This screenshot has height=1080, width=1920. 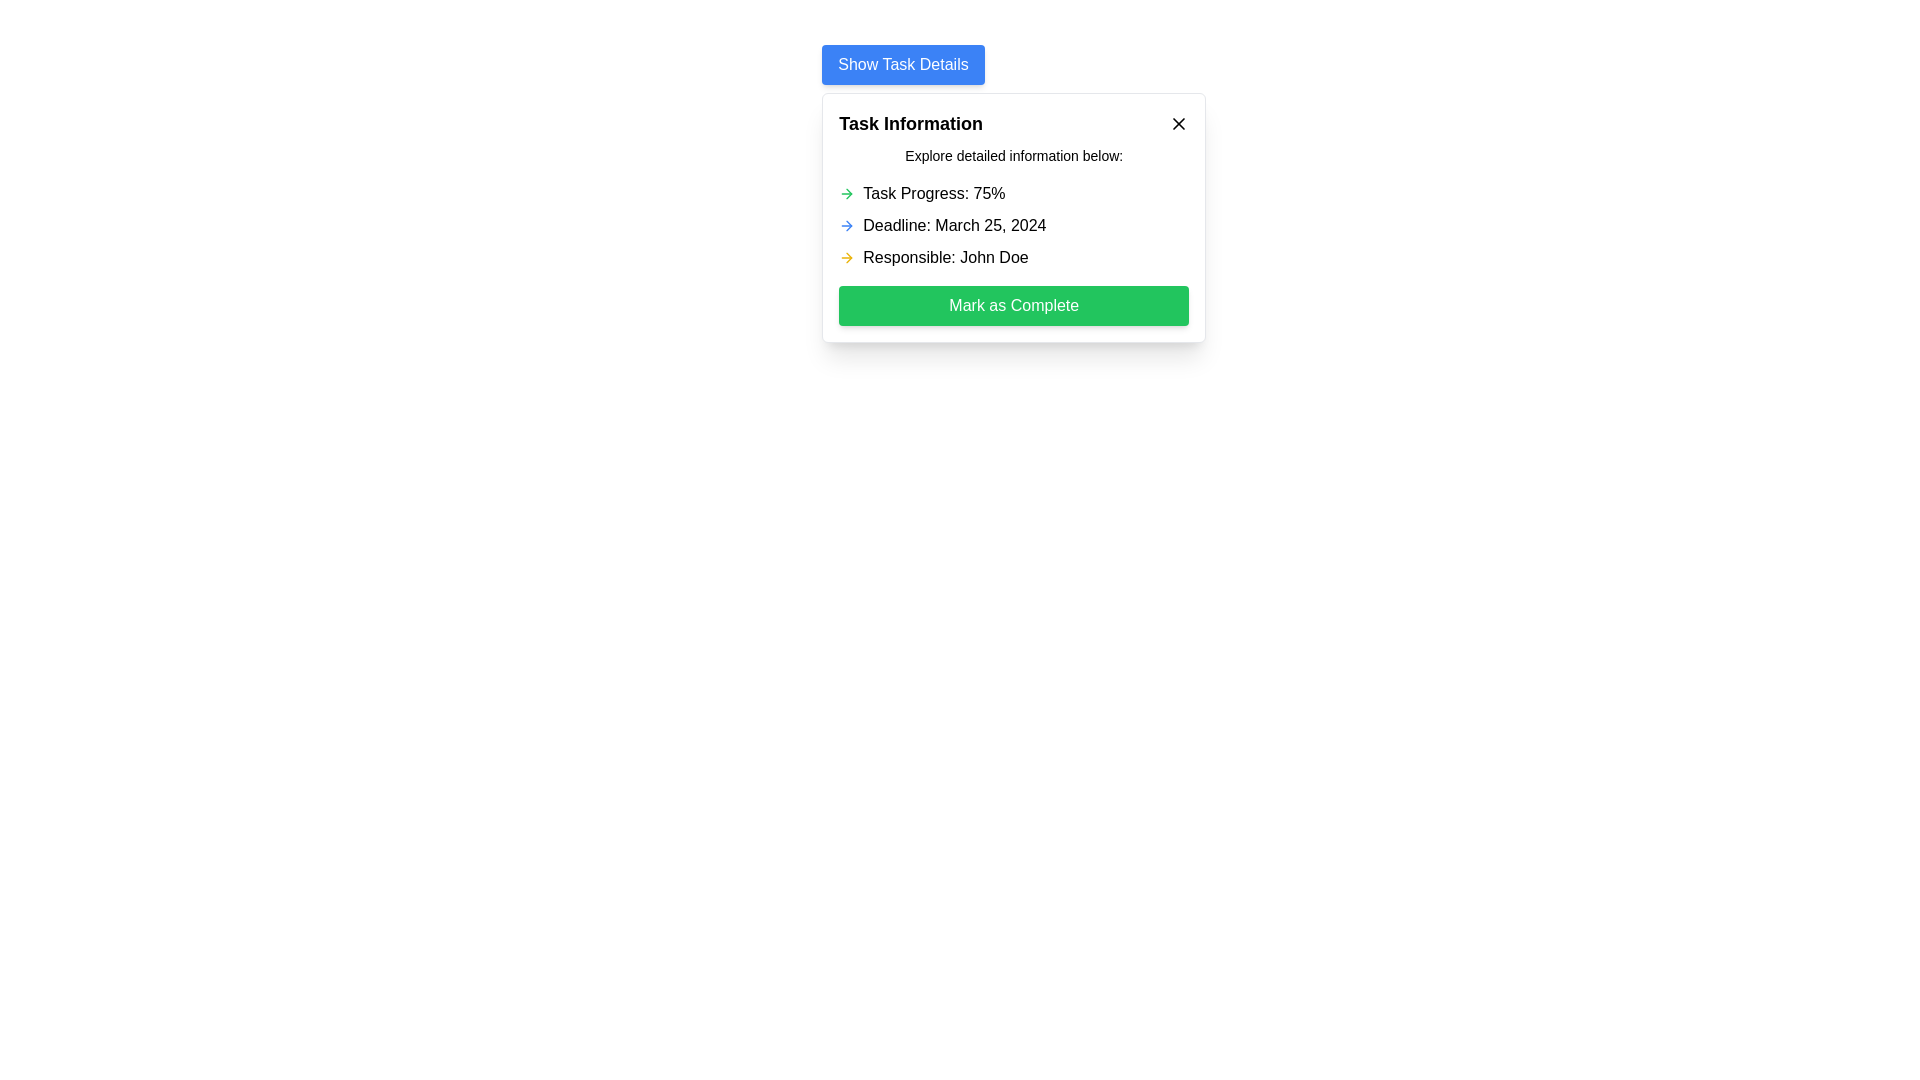 I want to click on the button located at the top of the task details modal, so click(x=902, y=64).